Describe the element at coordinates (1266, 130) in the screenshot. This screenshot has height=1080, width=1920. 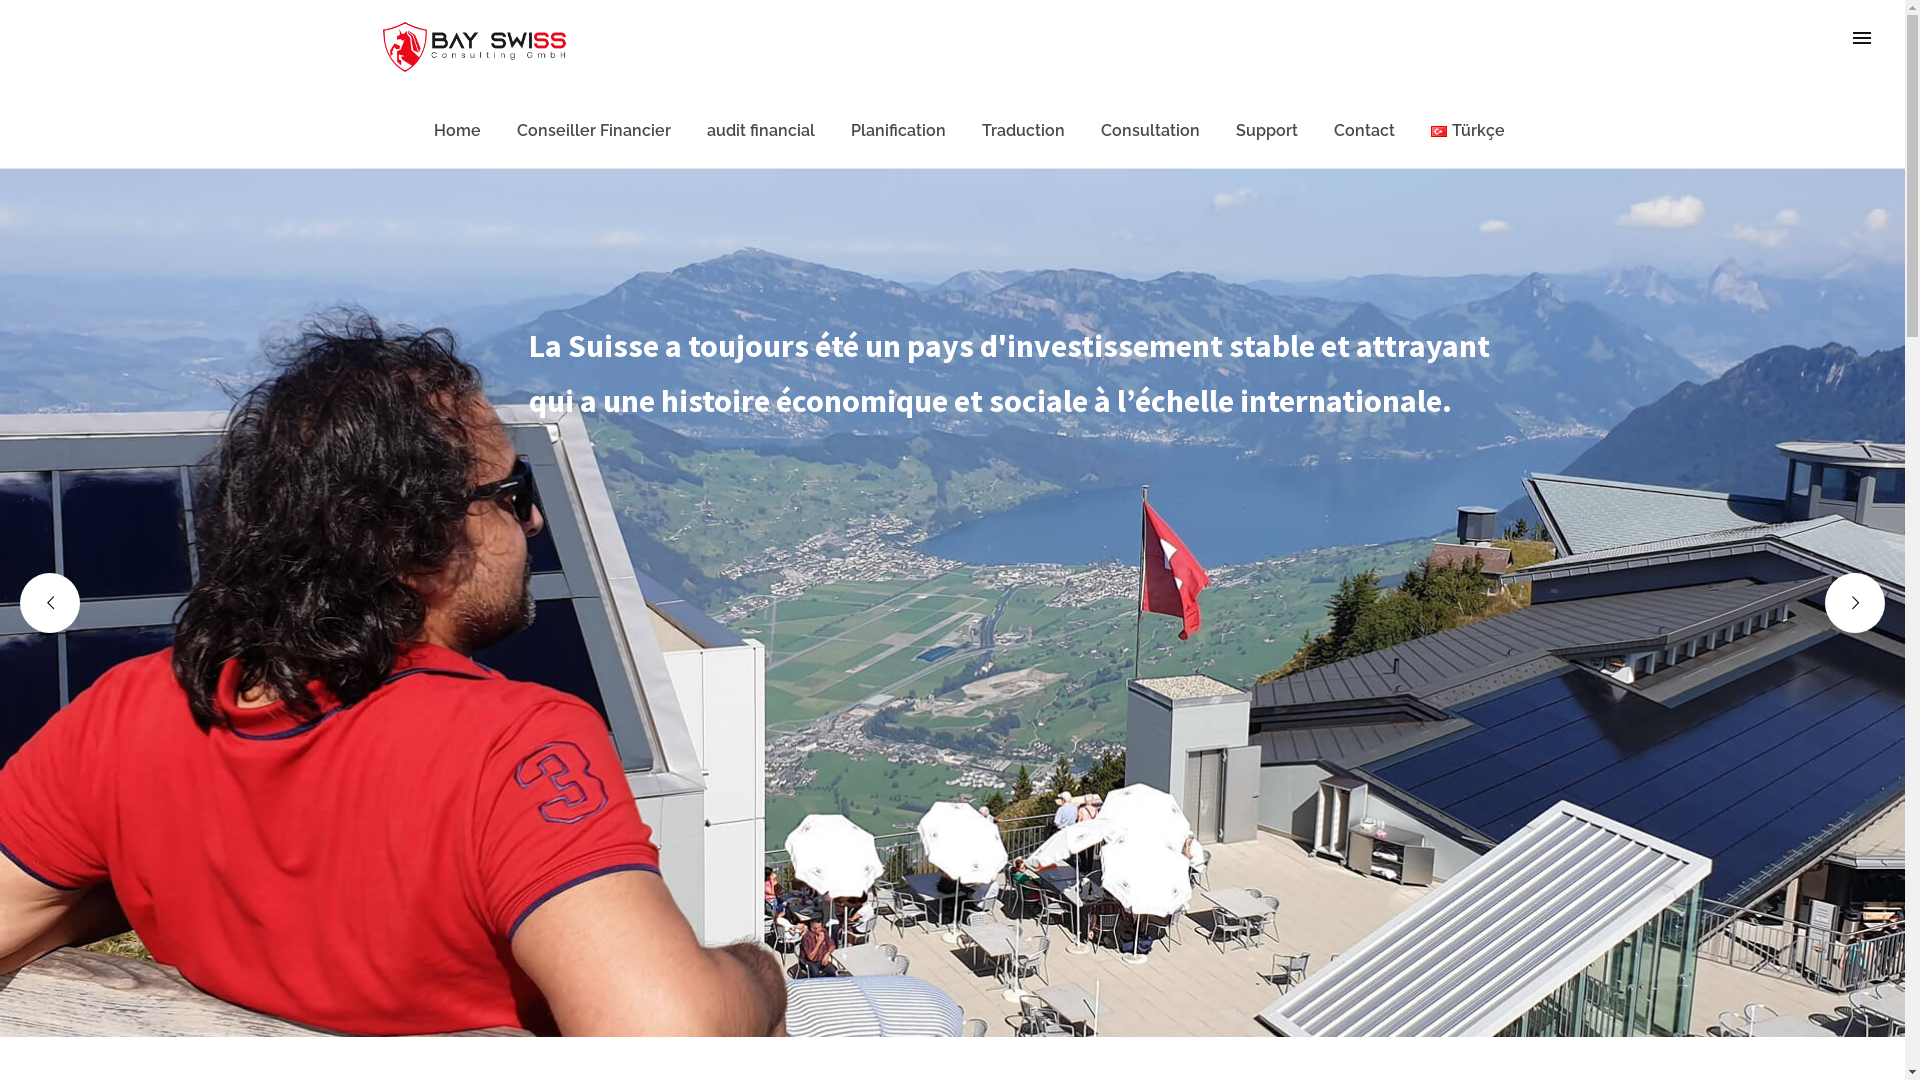
I see `'Support'` at that location.